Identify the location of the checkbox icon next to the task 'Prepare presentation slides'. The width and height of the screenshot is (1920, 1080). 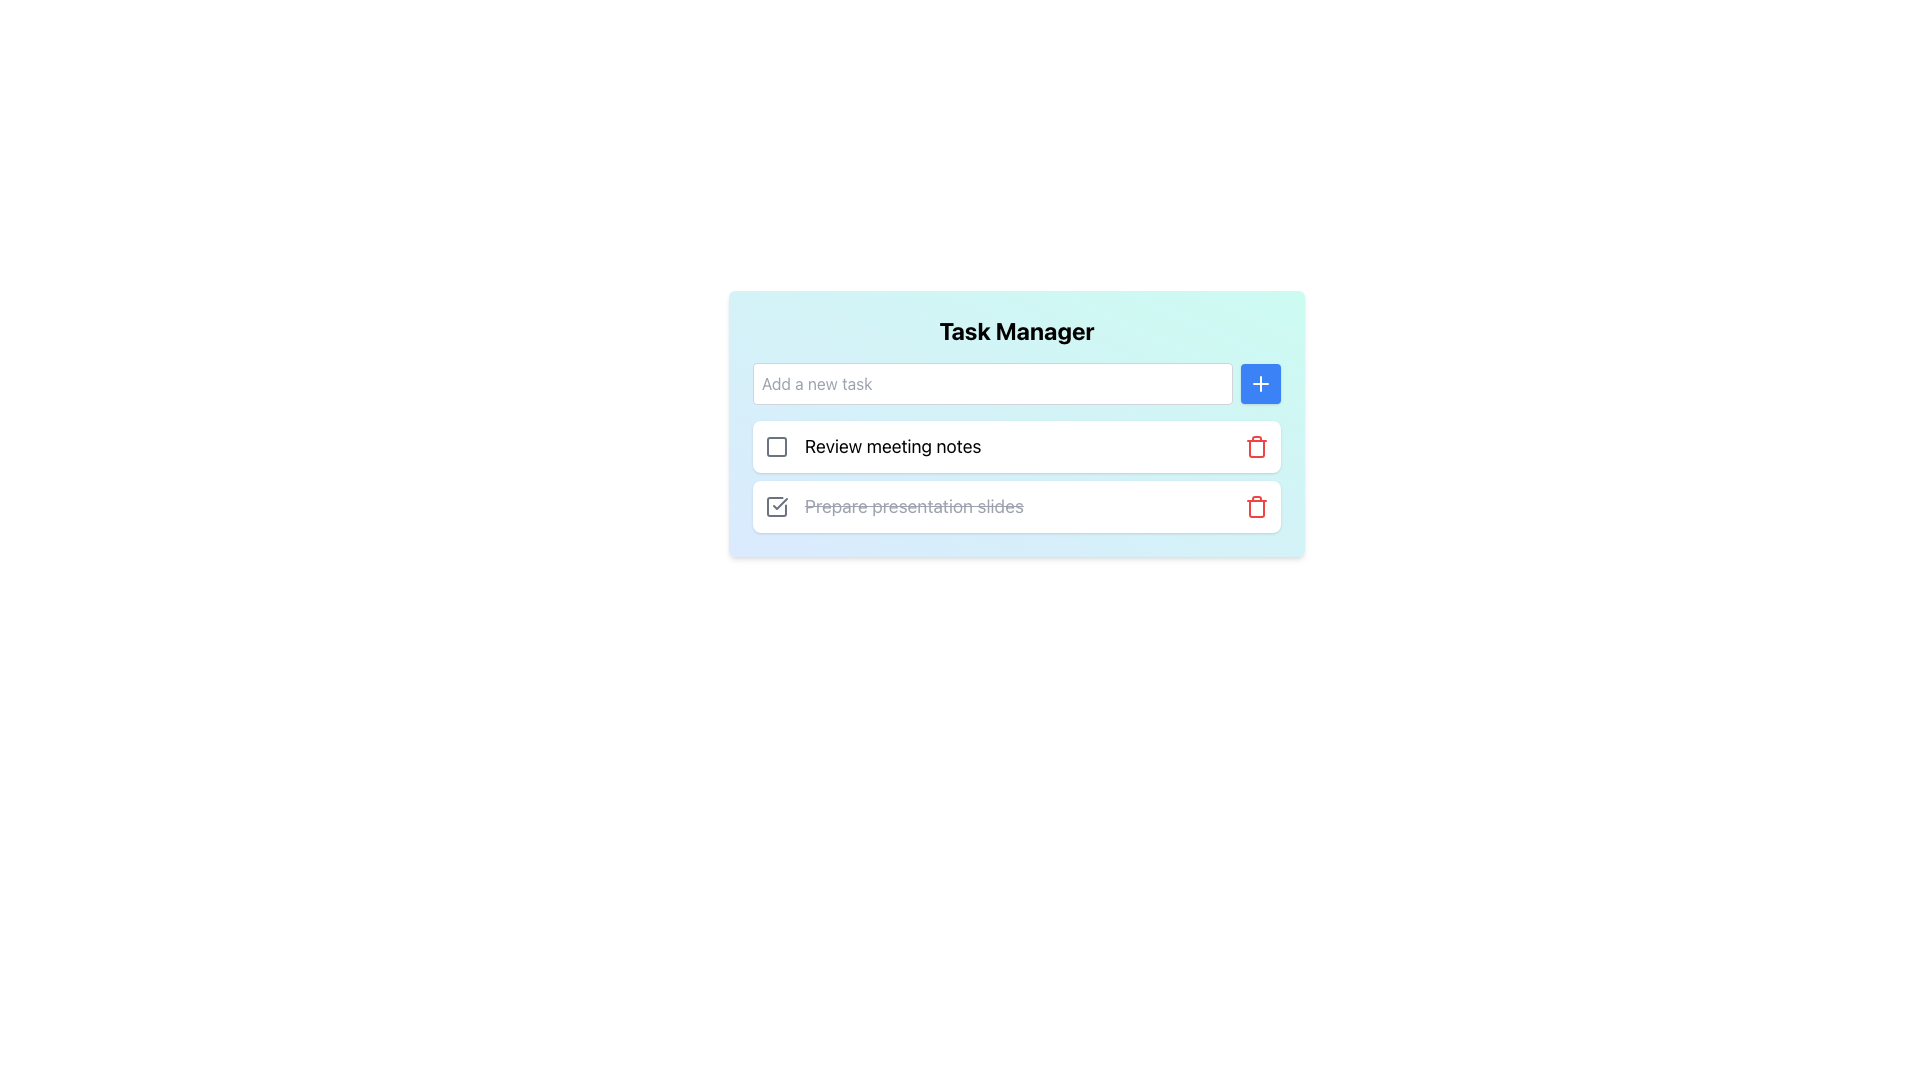
(776, 505).